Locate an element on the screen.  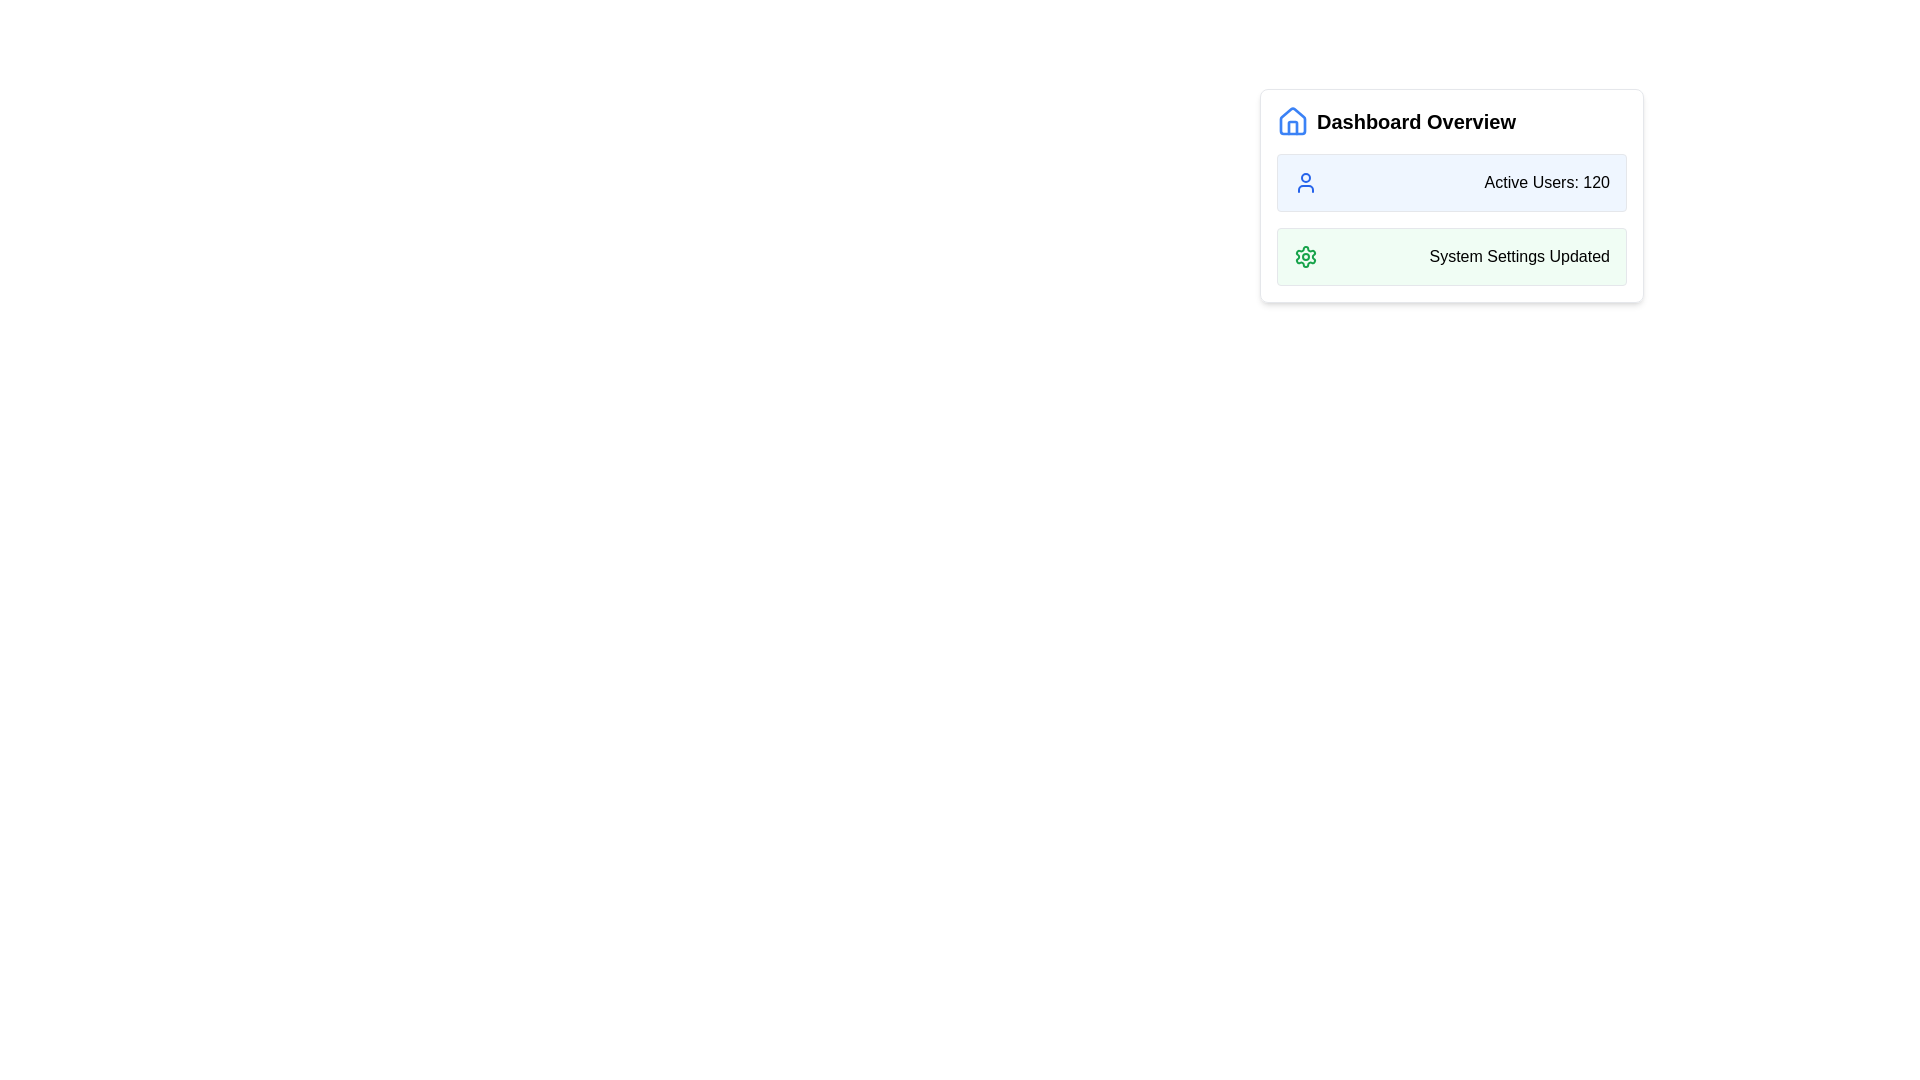
the small green settings gear icon located in the upper-left corner of the notification box adjacent to the text 'System Settings Updated' is located at coordinates (1305, 256).